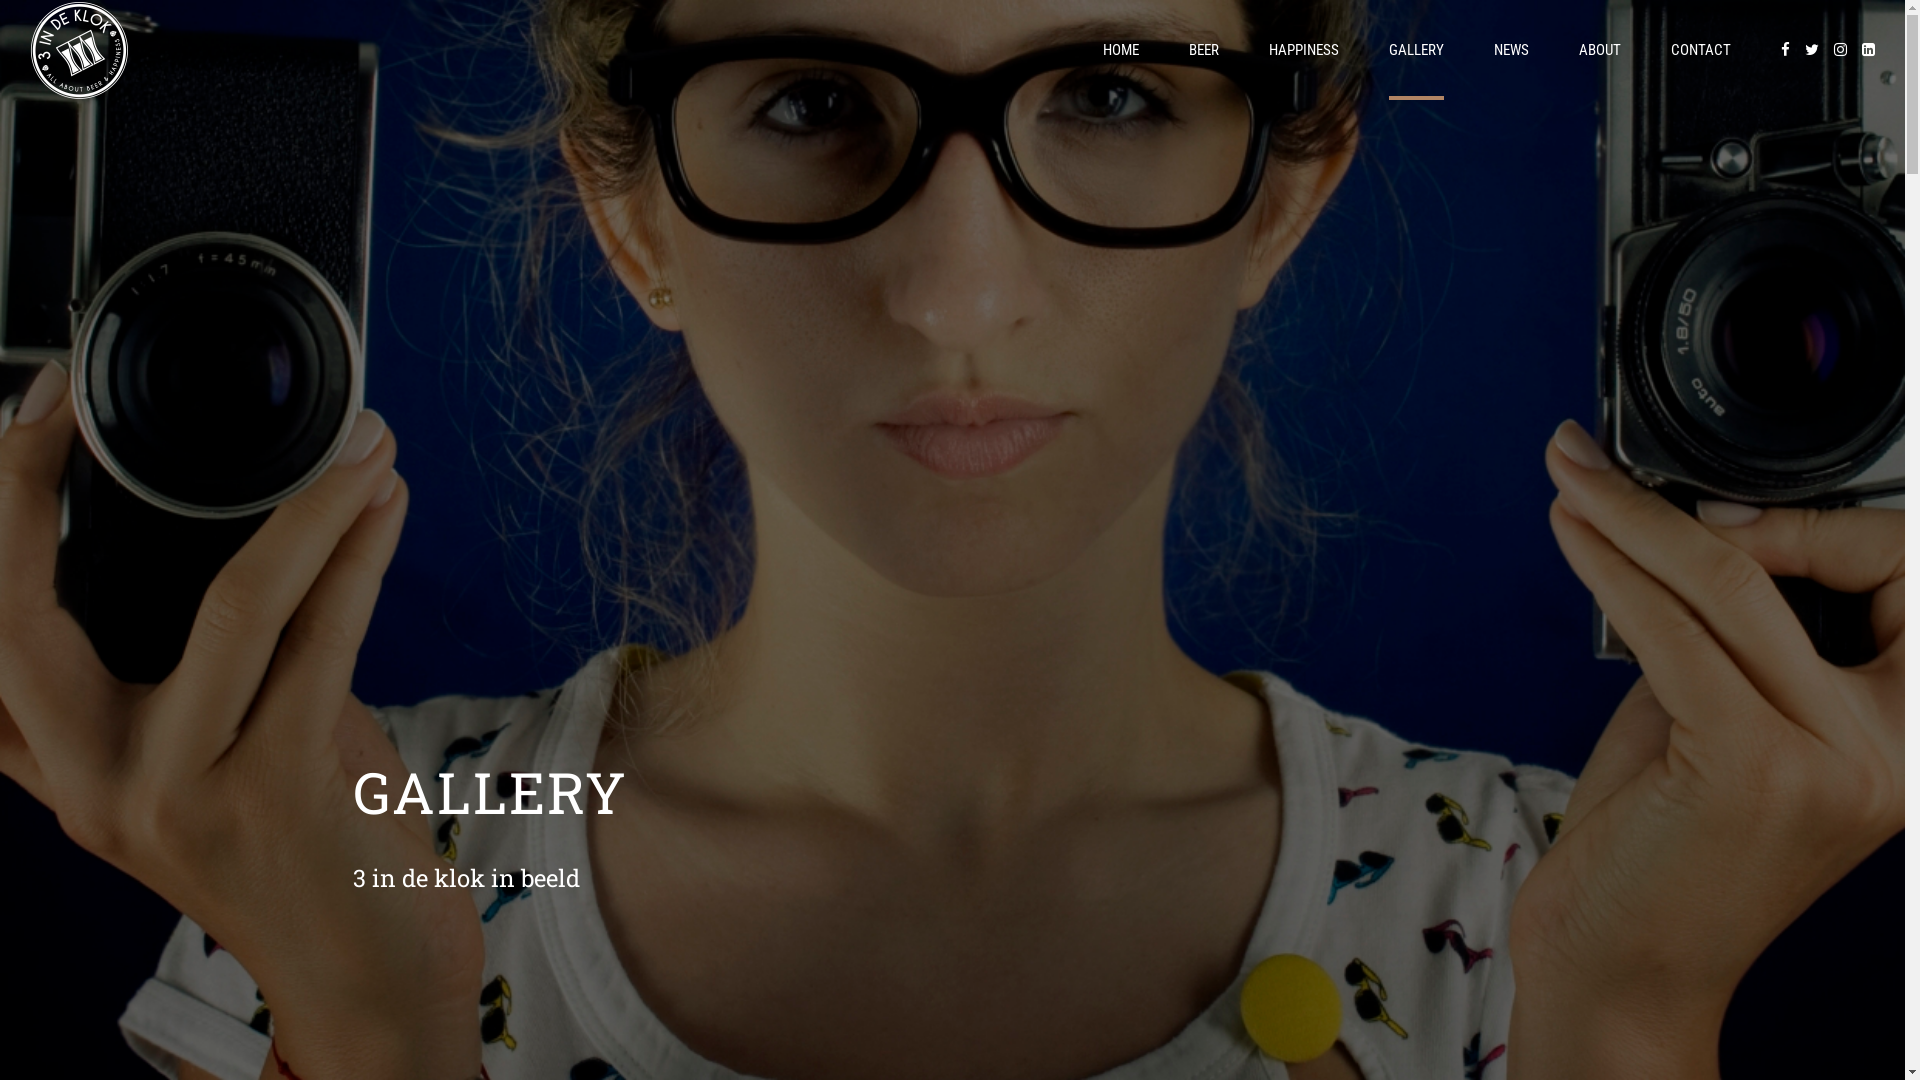 This screenshot has height=1080, width=1920. What do you see at coordinates (1699, 49) in the screenshot?
I see `'CONTACT'` at bounding box center [1699, 49].